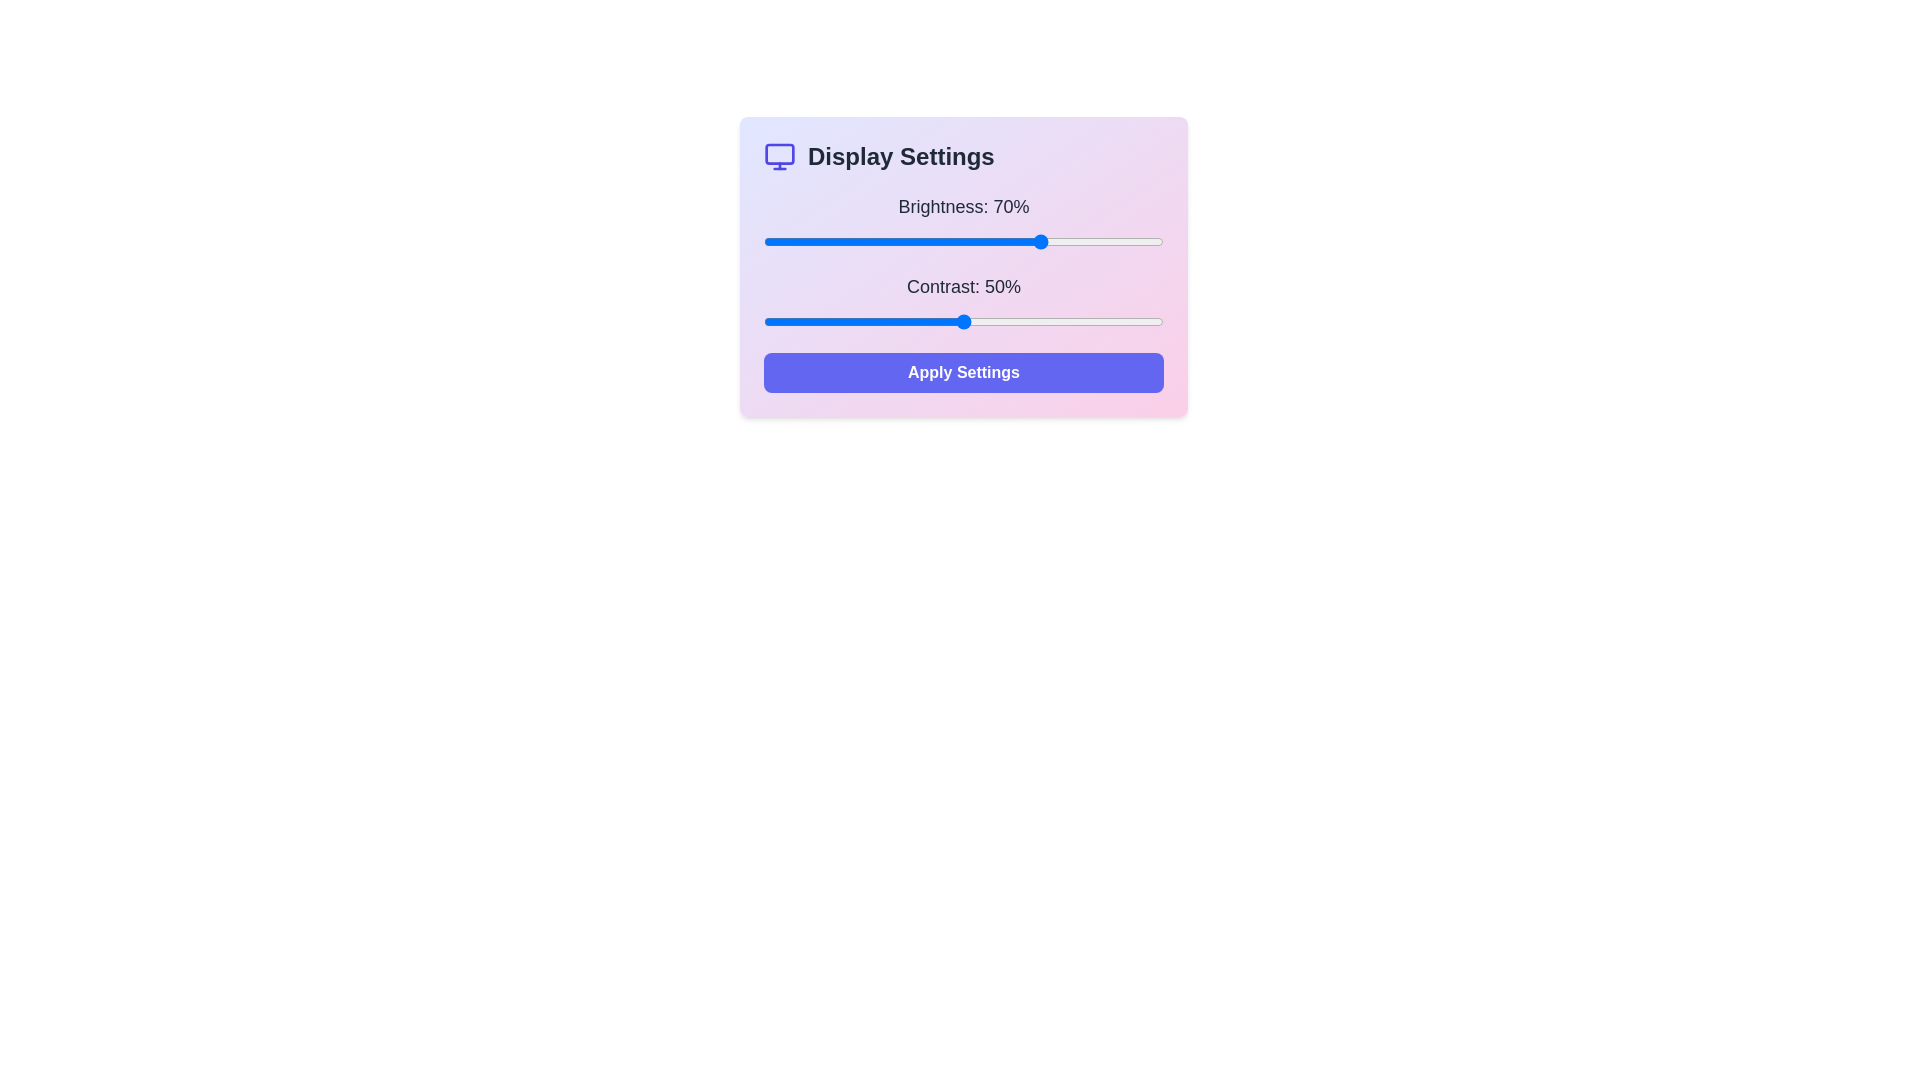  What do you see at coordinates (800, 320) in the screenshot?
I see `the contrast slider to 9%` at bounding box center [800, 320].